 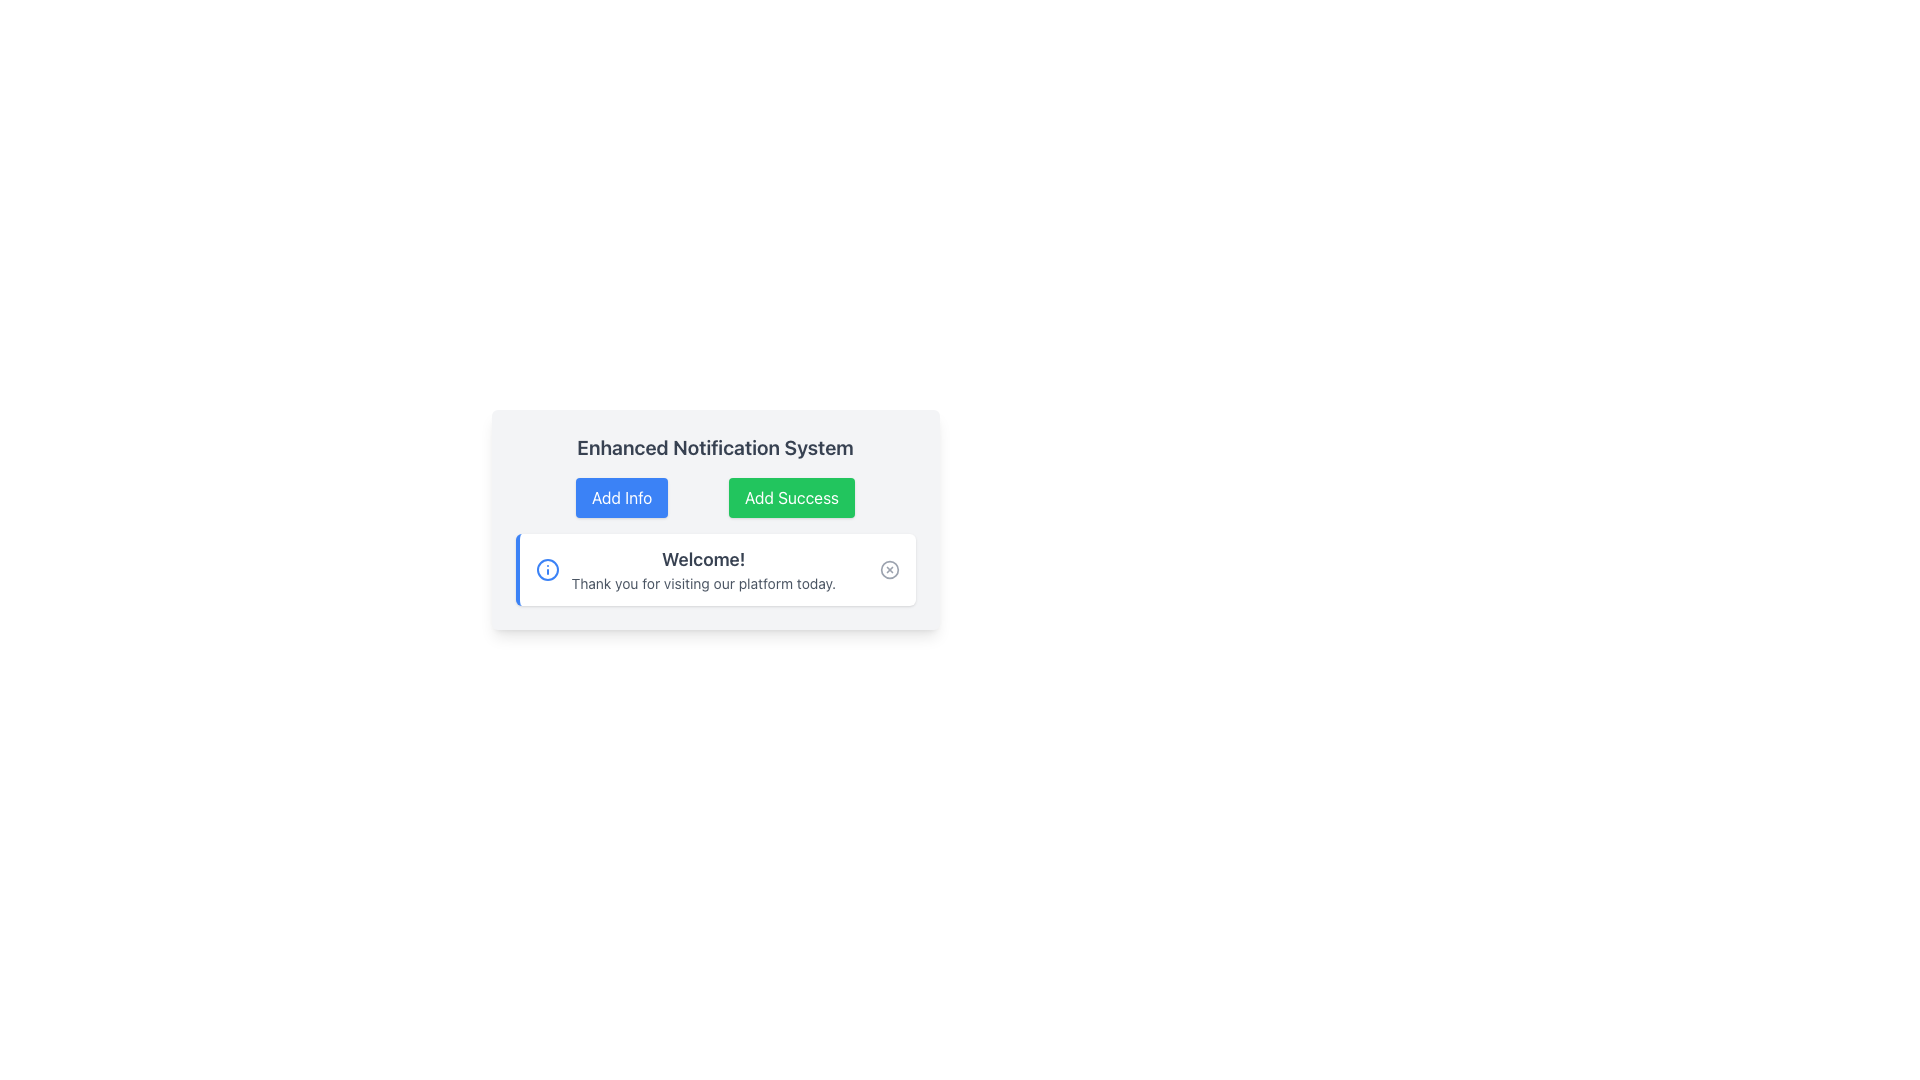 I want to click on the information icon, so click(x=547, y=570).